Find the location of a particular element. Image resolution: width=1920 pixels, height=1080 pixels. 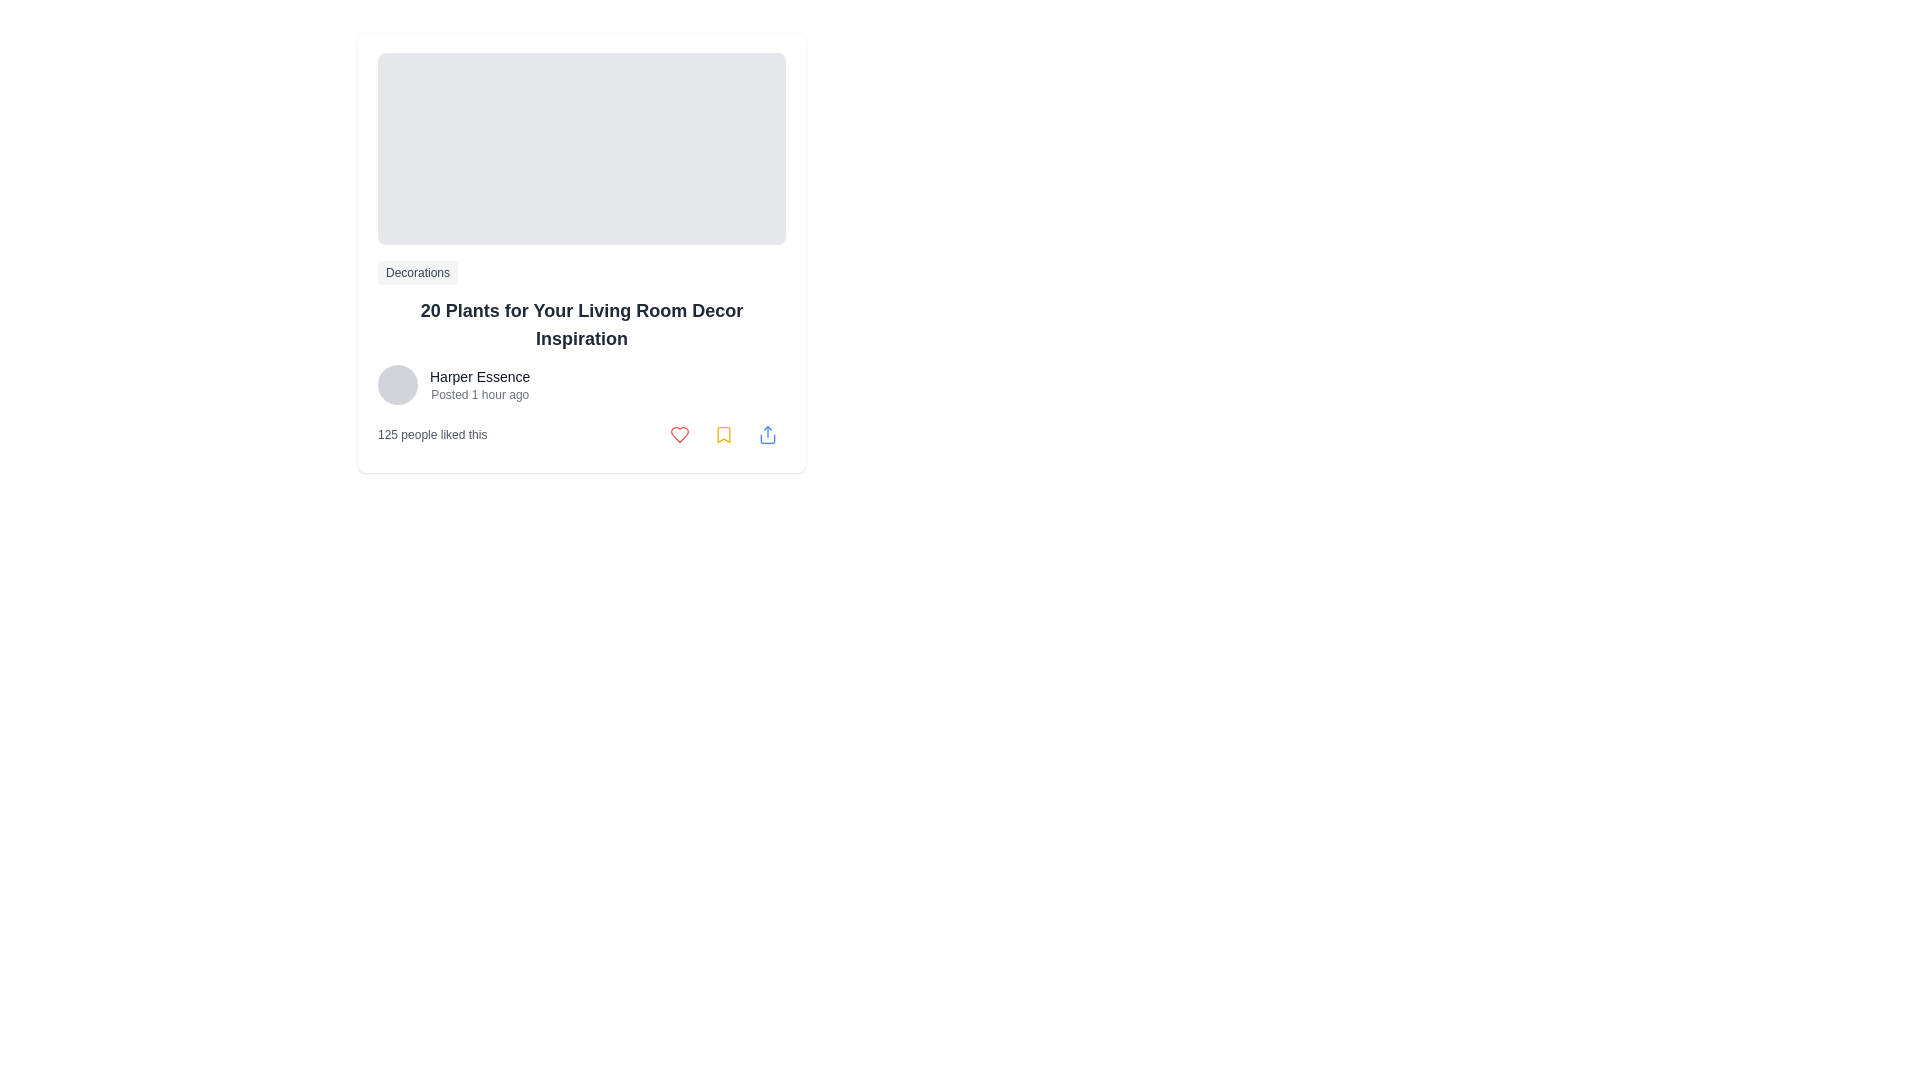

the first button from the left in the group of three interactive icons below the post's content to like or favorite the post is located at coordinates (680, 434).